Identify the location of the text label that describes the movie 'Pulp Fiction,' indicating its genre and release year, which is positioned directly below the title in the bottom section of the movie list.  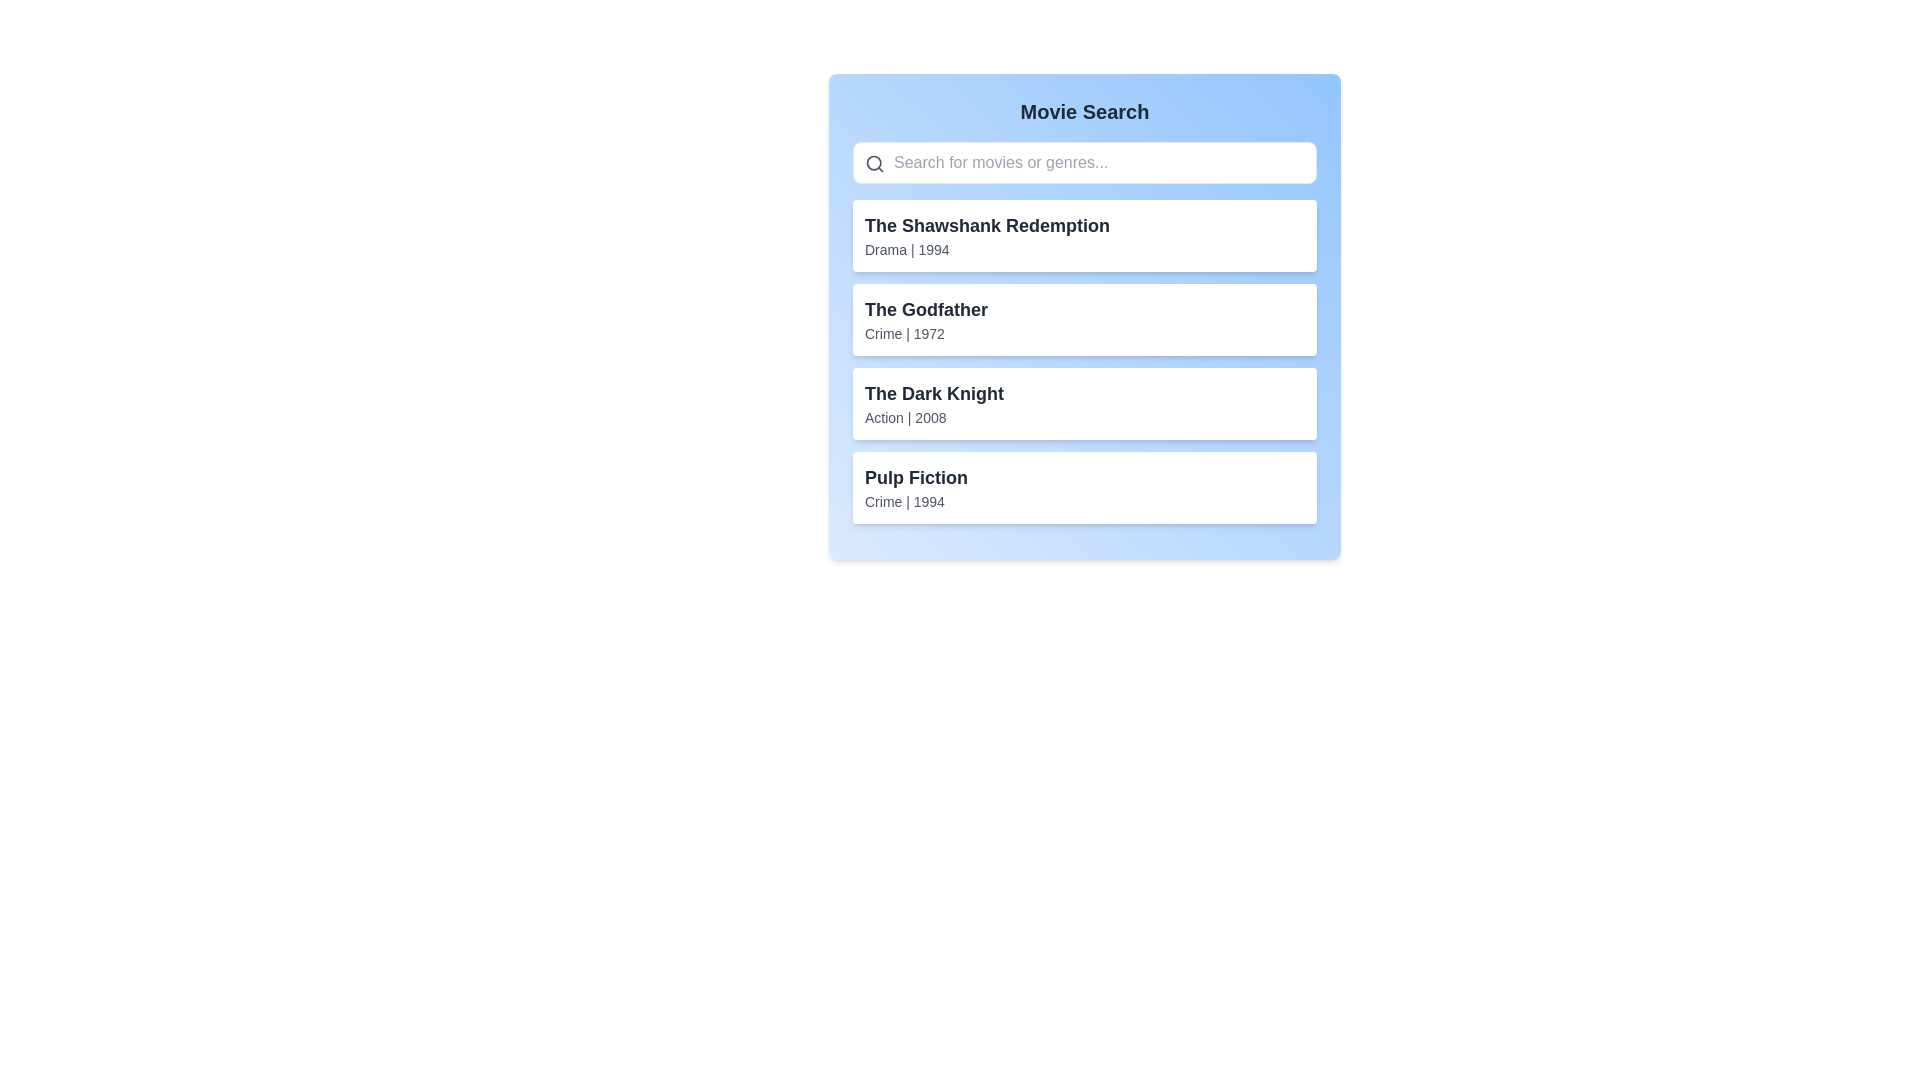
(915, 500).